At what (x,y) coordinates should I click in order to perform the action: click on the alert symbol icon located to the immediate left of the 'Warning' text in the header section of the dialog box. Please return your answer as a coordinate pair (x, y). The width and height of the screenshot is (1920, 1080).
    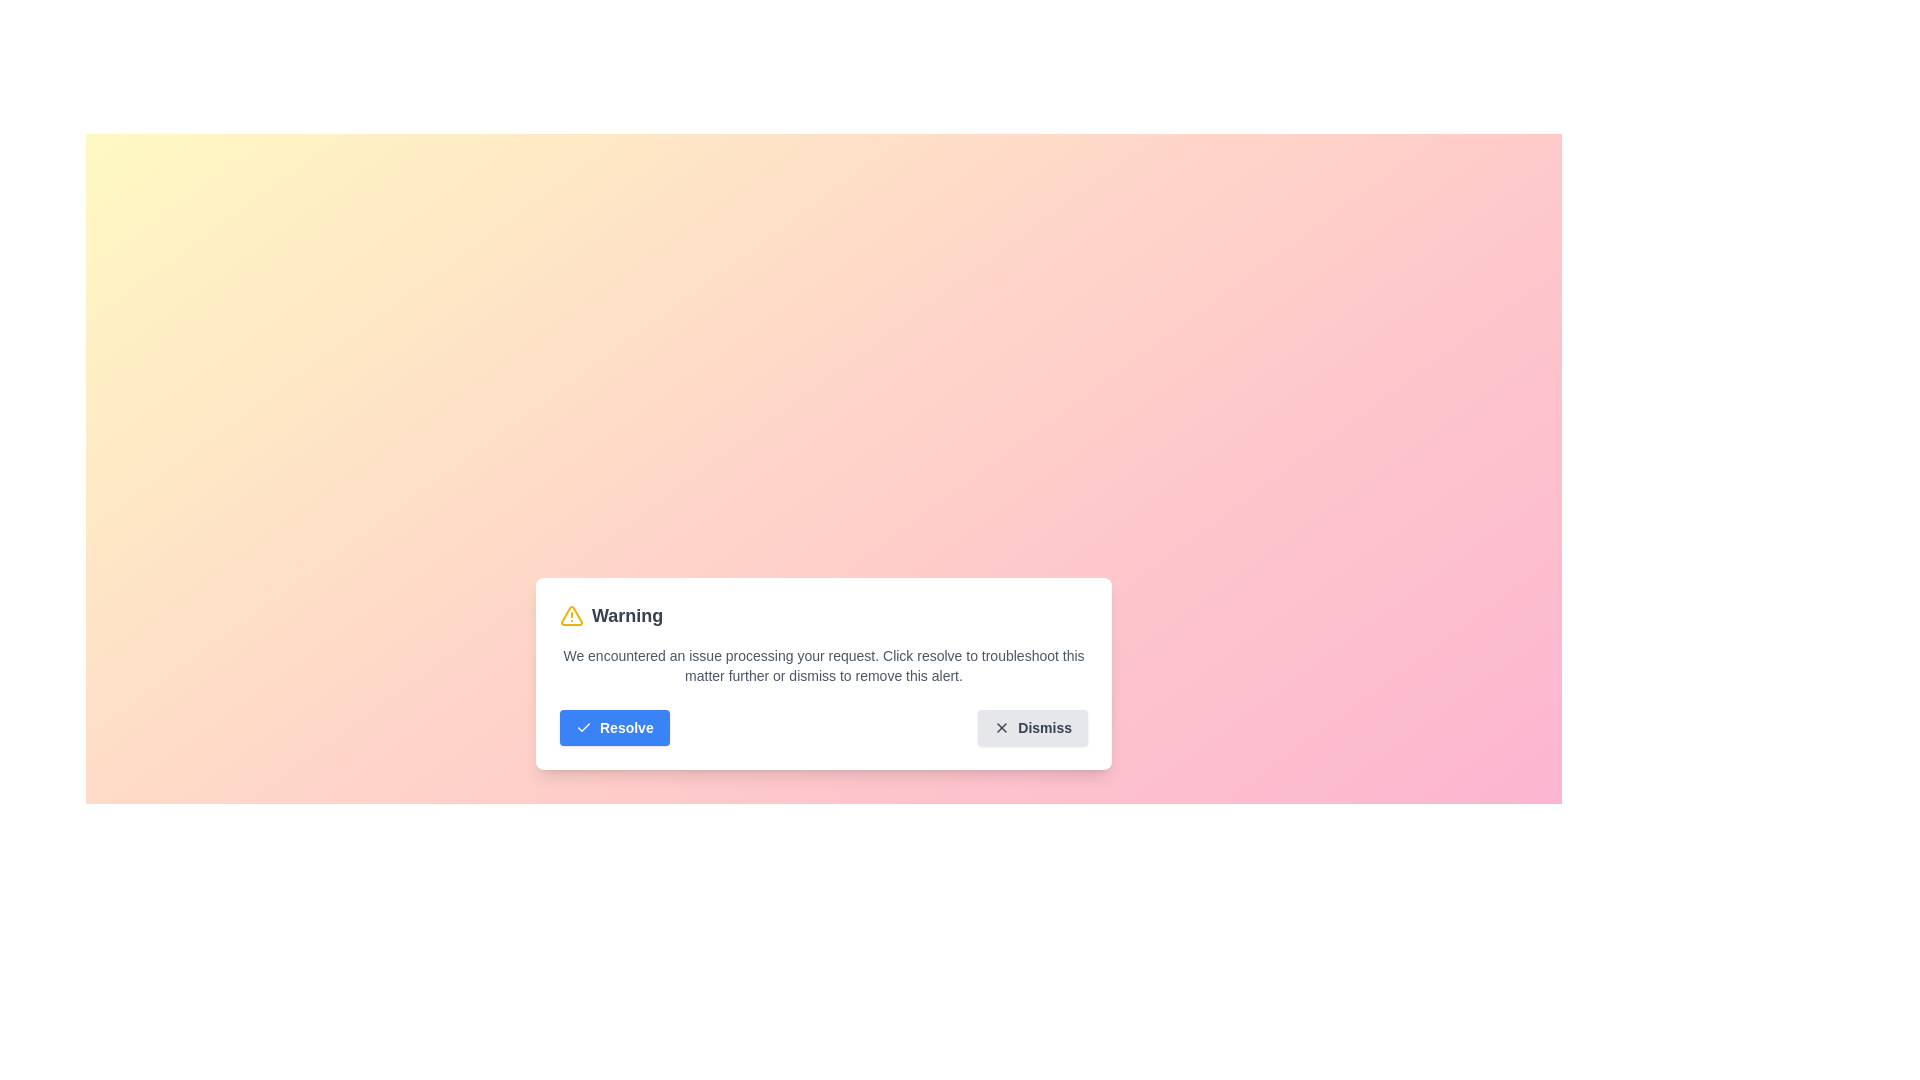
    Looking at the image, I should click on (570, 615).